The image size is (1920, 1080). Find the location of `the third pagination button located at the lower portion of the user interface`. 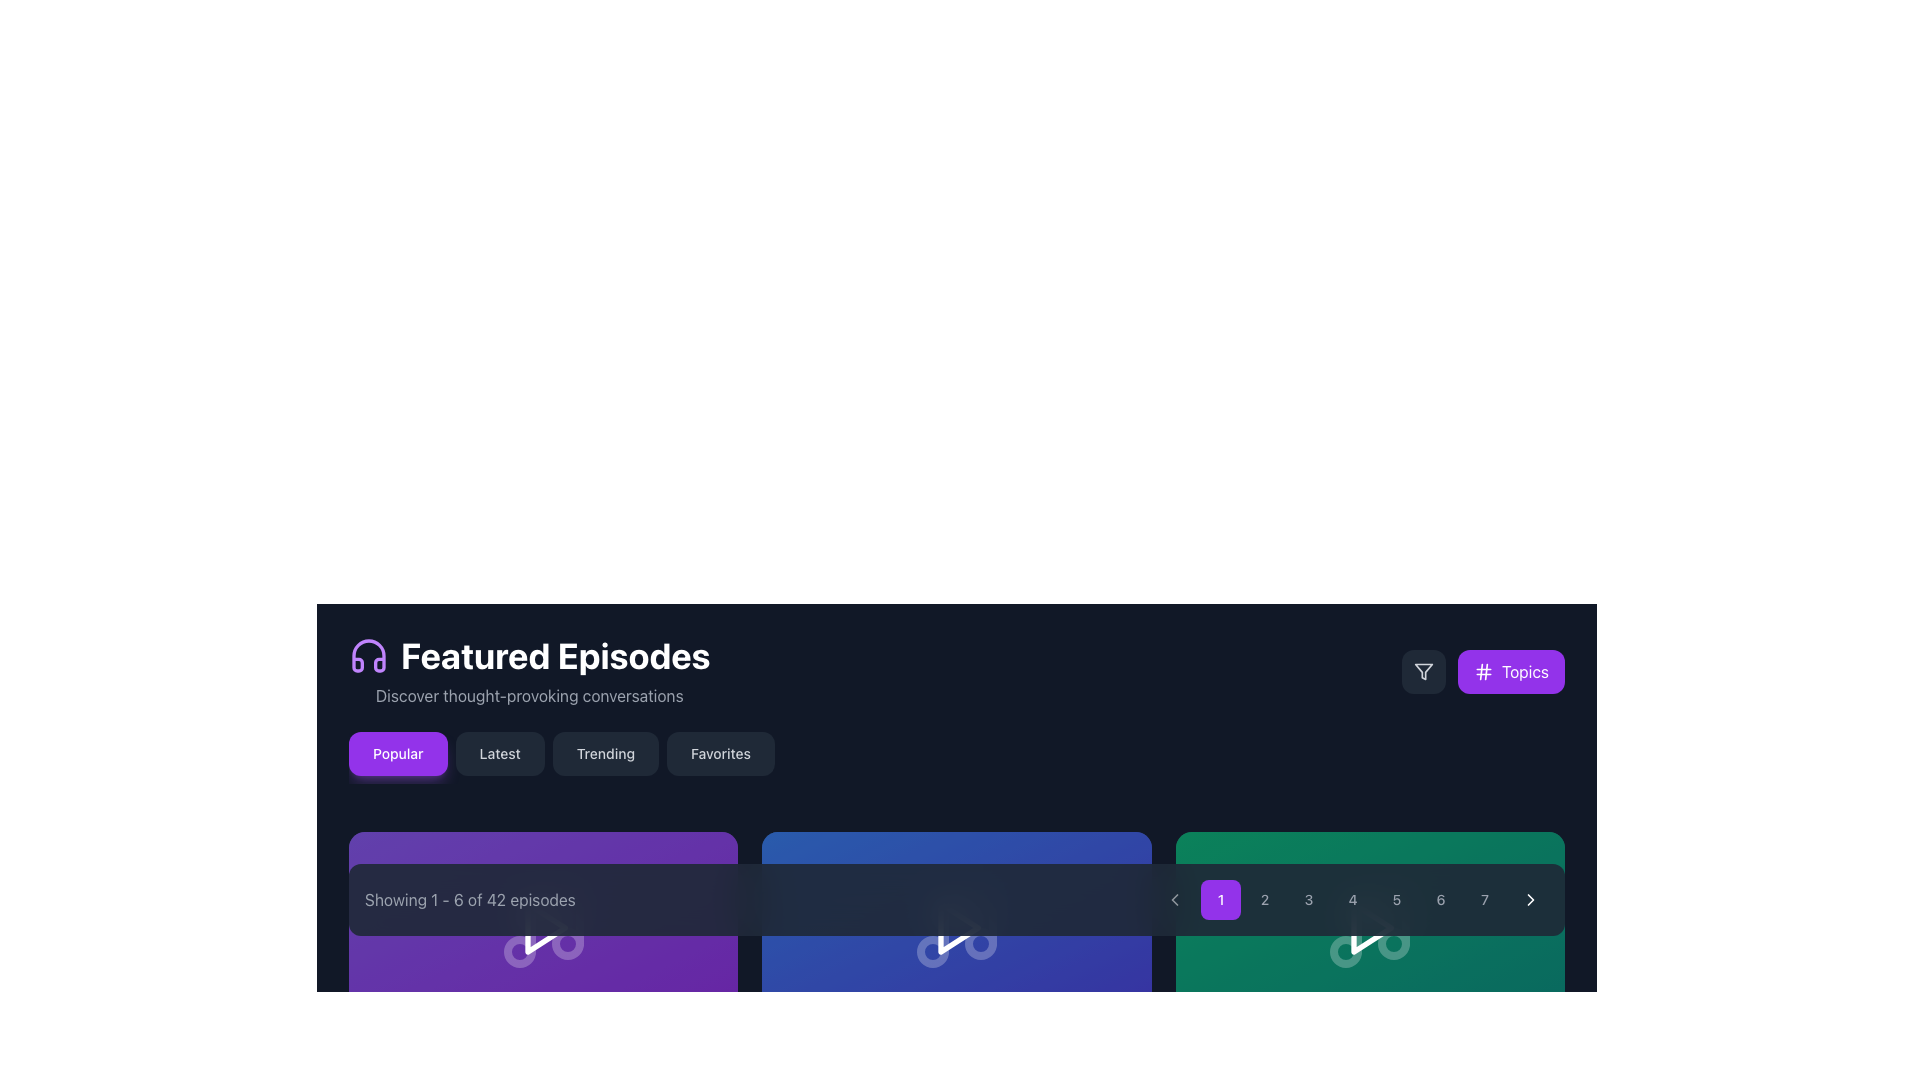

the third pagination button located at the lower portion of the user interface is located at coordinates (1309, 898).